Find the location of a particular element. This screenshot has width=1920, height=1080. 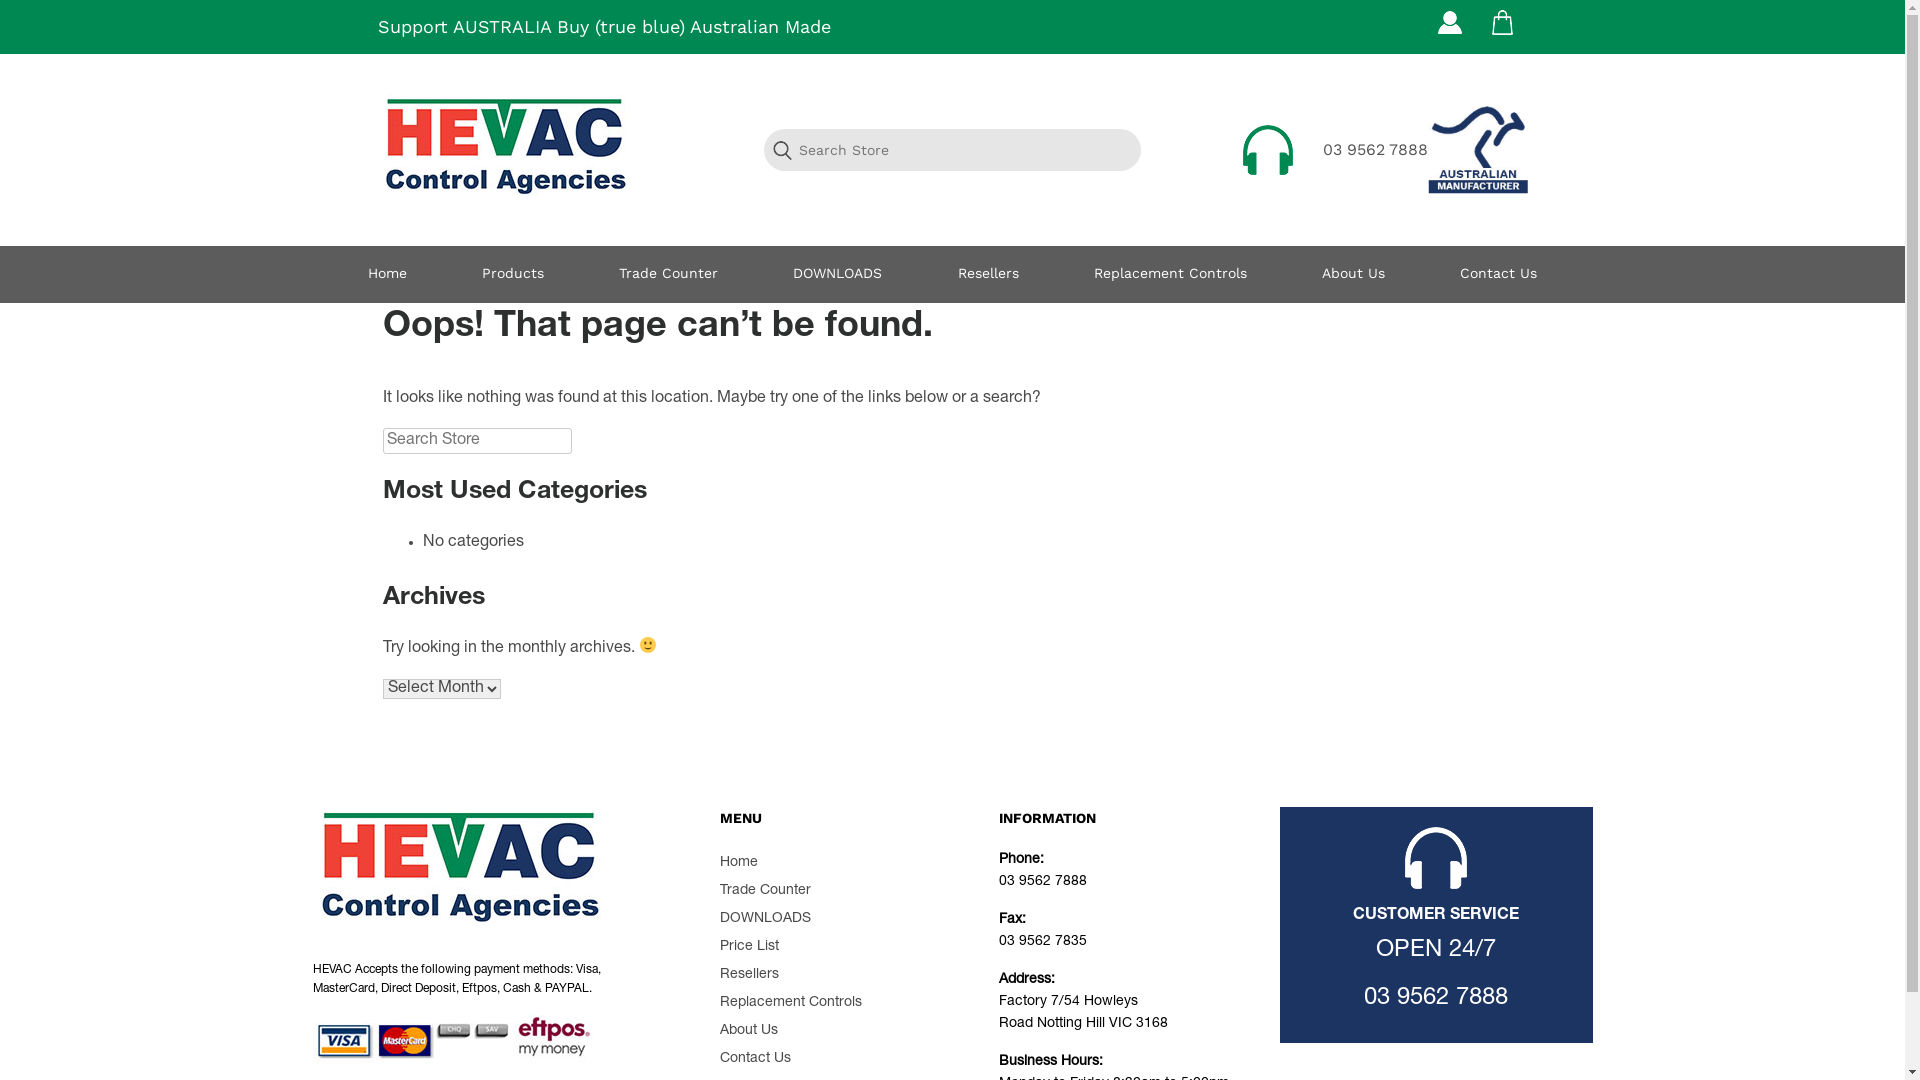

'Resellers' is located at coordinates (748, 974).